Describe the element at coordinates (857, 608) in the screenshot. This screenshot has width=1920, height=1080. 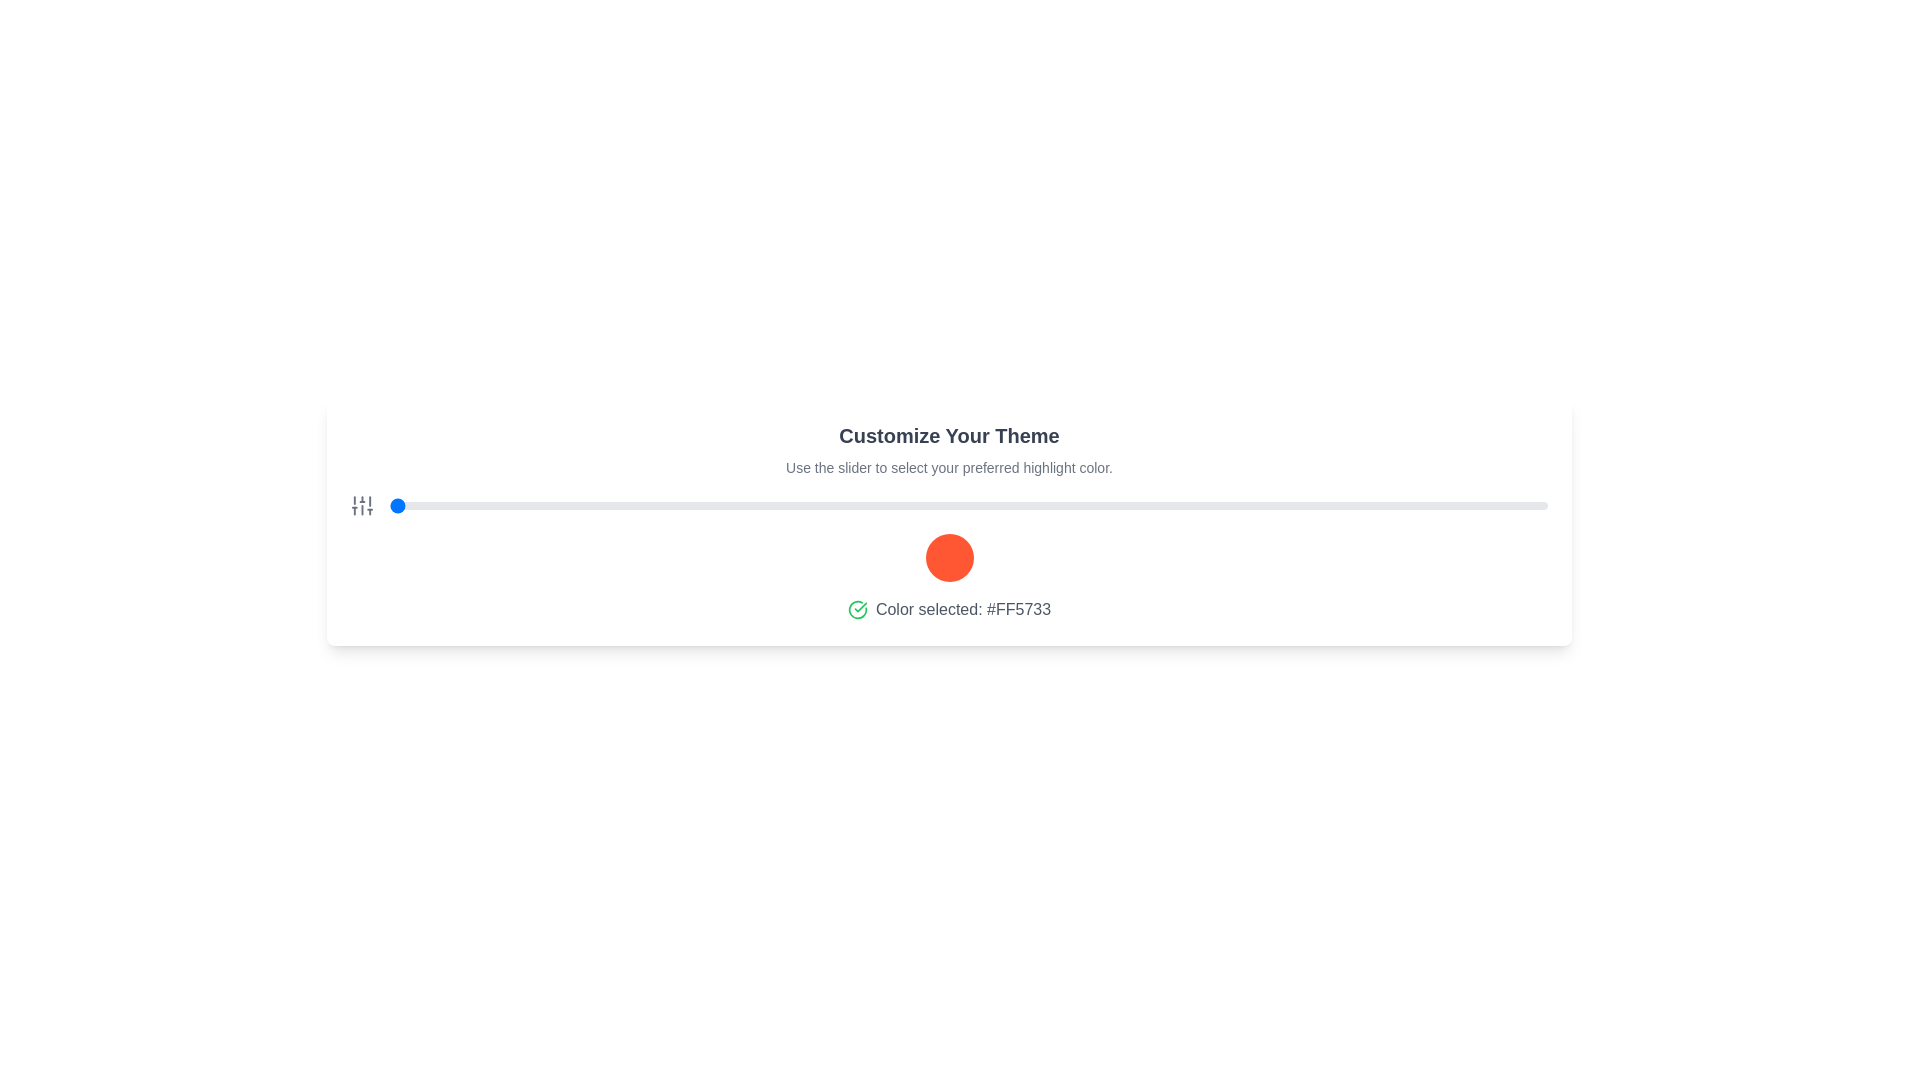
I see `the small green icon depicting a circle with a checkmark inside, which serves as a confirmation symbol, located to the left of the text 'Color selected: #FF5733'` at that location.